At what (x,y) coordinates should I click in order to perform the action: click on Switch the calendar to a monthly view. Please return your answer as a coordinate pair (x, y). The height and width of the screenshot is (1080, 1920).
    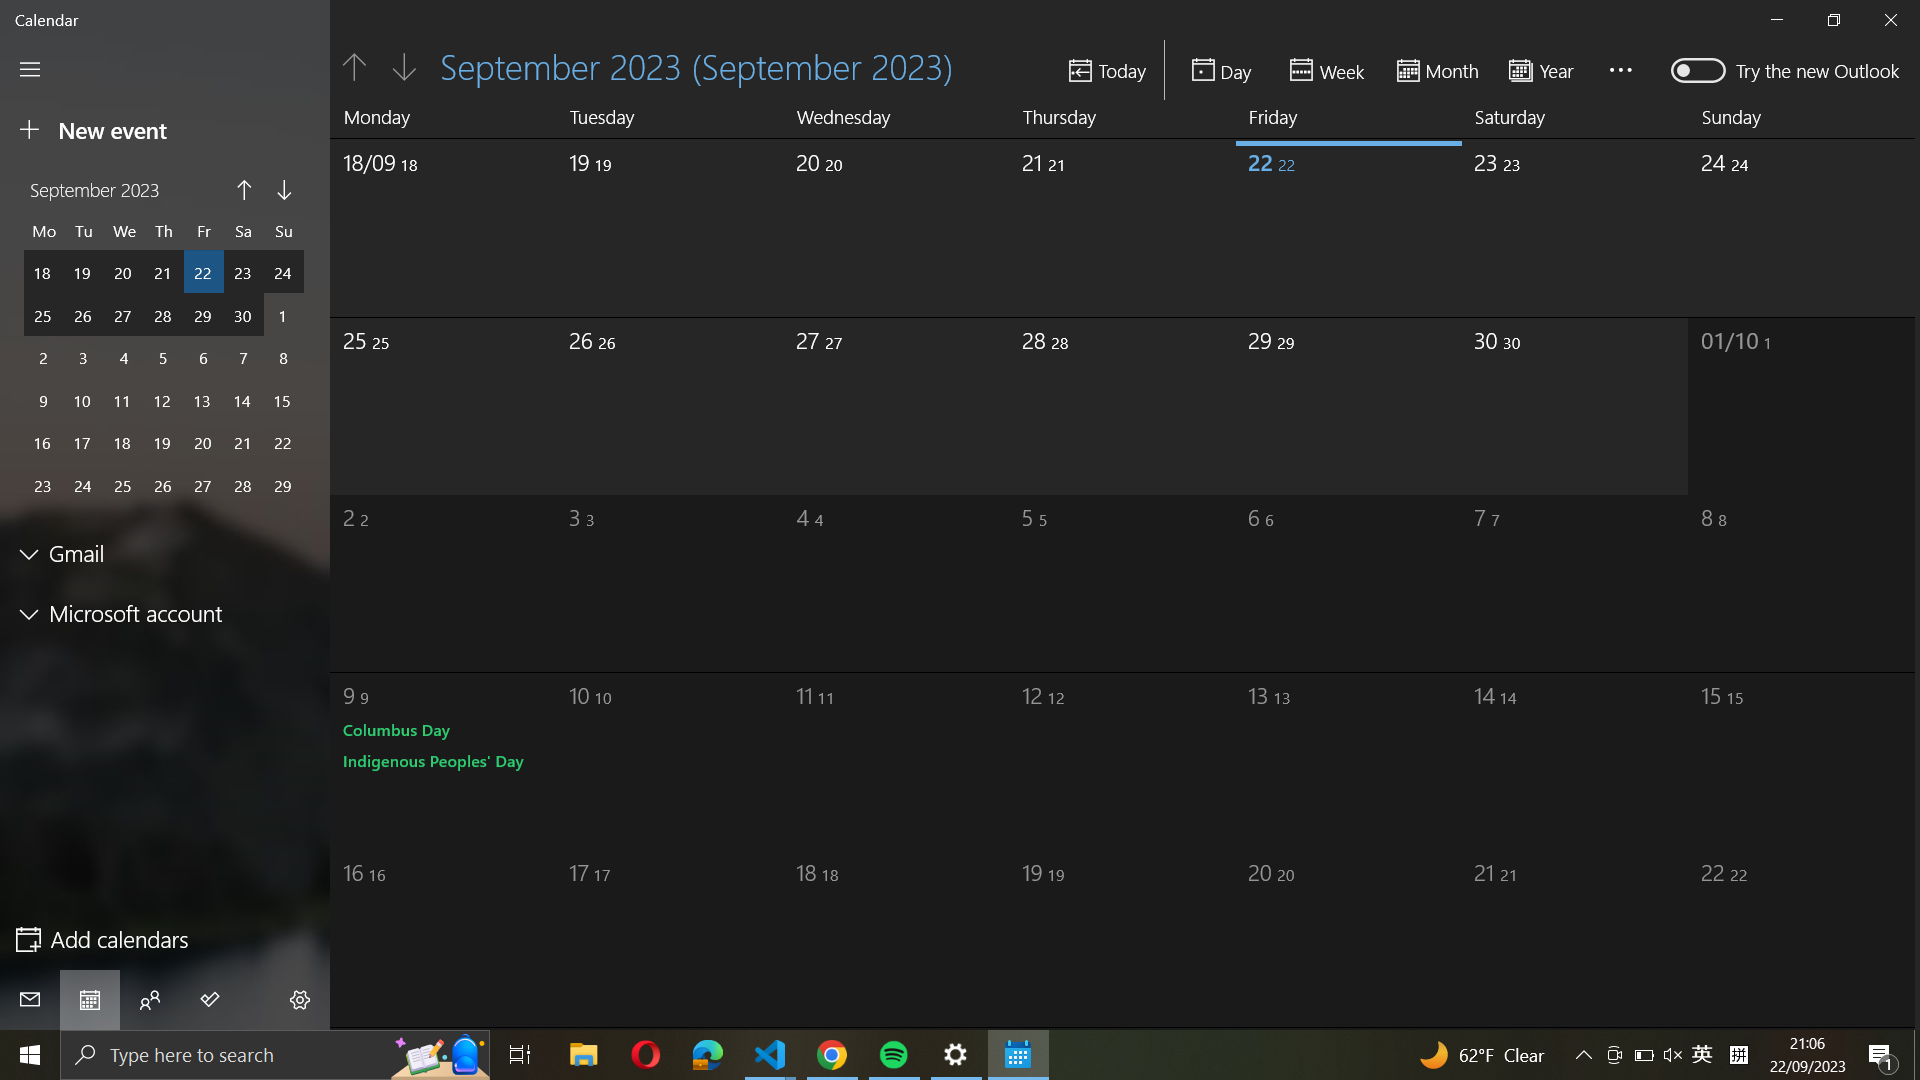
    Looking at the image, I should click on (1437, 68).